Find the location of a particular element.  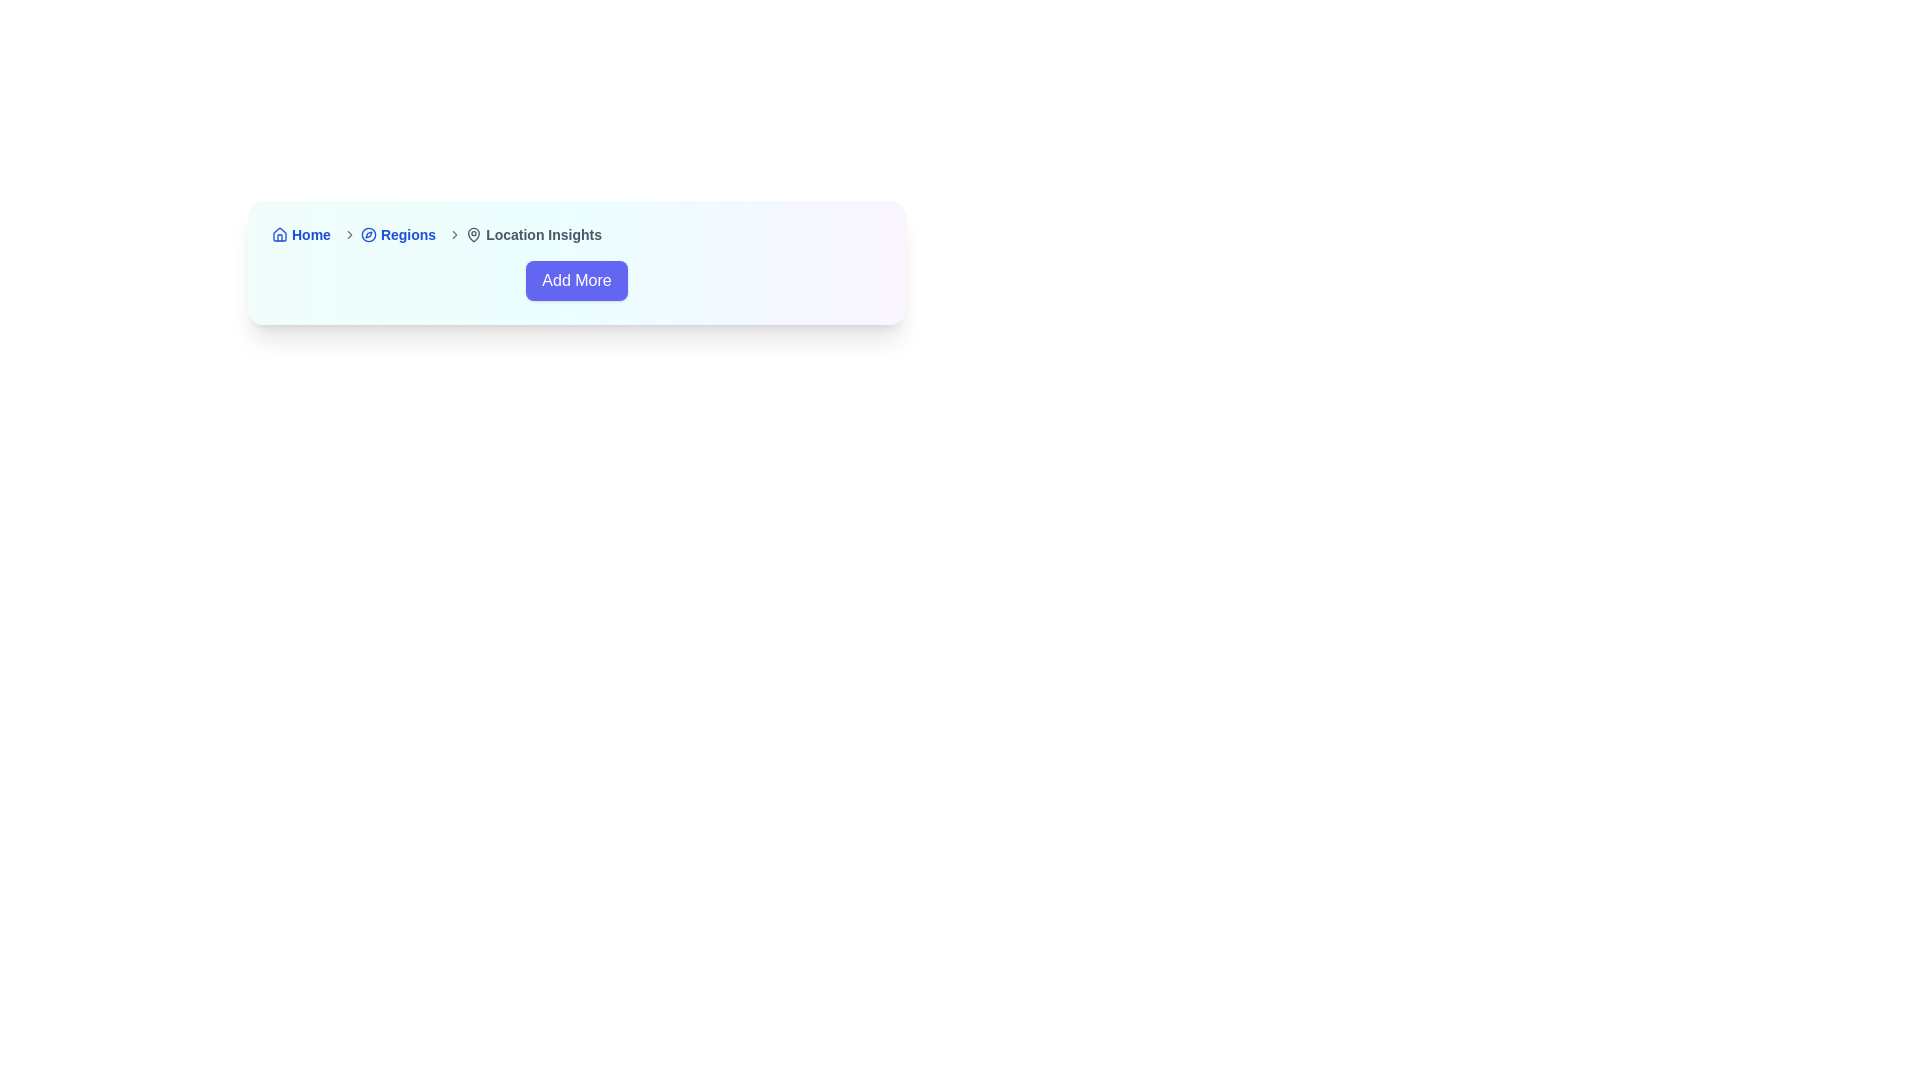

the 'Regions' link in the breadcrumb navigation bar is located at coordinates (398, 234).